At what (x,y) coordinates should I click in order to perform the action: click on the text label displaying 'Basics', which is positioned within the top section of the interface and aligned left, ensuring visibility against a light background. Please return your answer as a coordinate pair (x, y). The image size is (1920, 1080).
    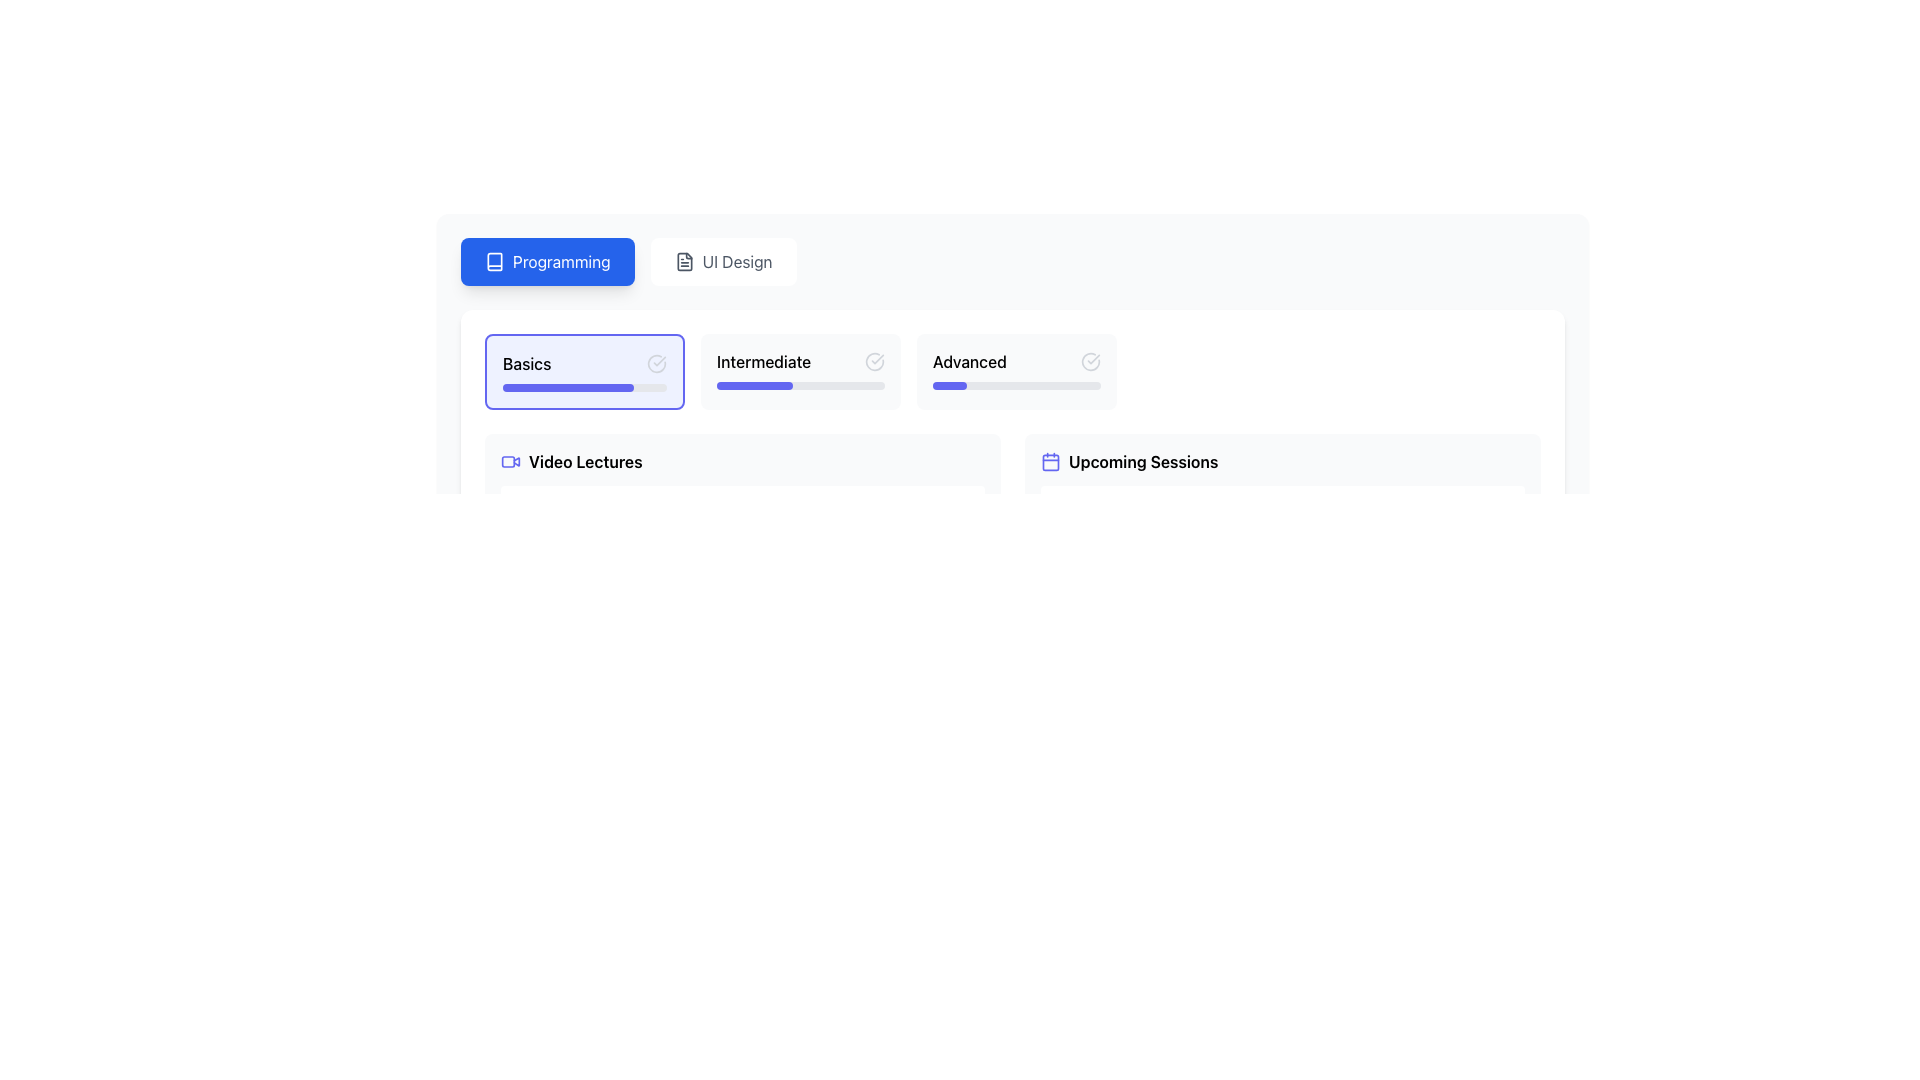
    Looking at the image, I should click on (527, 363).